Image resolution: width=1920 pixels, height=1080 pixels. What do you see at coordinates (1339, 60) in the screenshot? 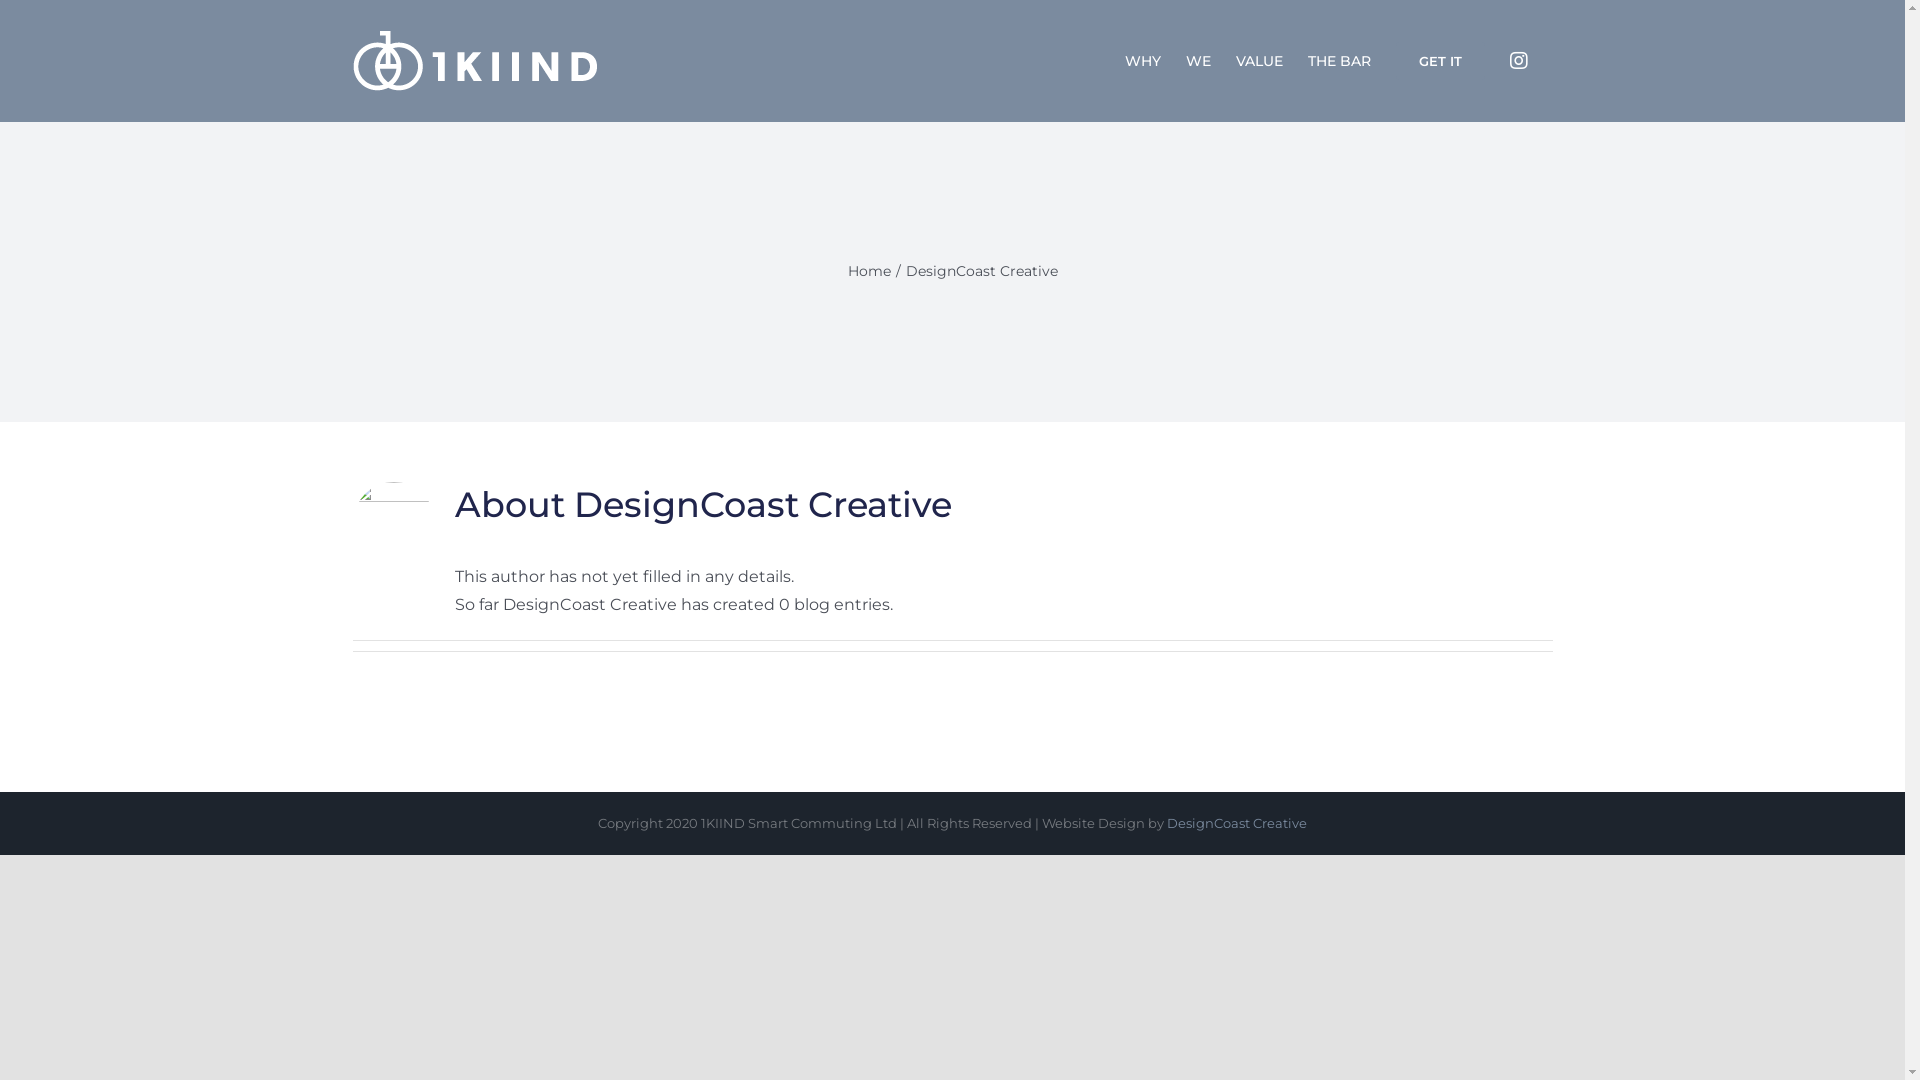
I see `'THE BAR'` at bounding box center [1339, 60].